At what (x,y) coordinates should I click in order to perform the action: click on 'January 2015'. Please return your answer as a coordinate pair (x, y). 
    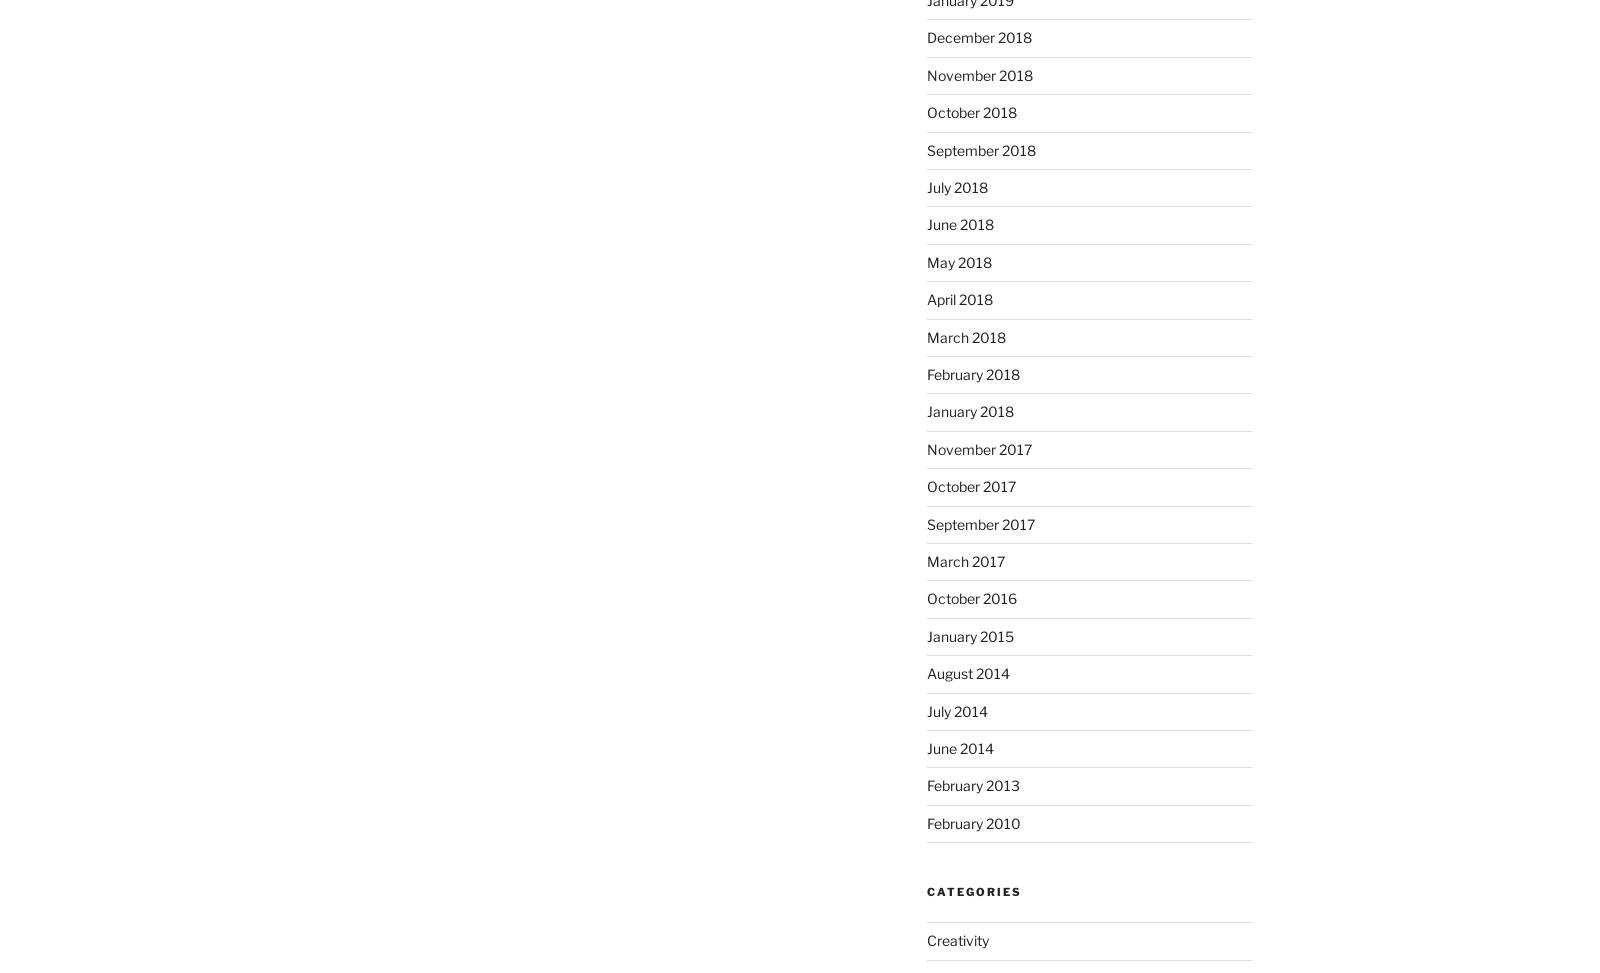
    Looking at the image, I should click on (968, 634).